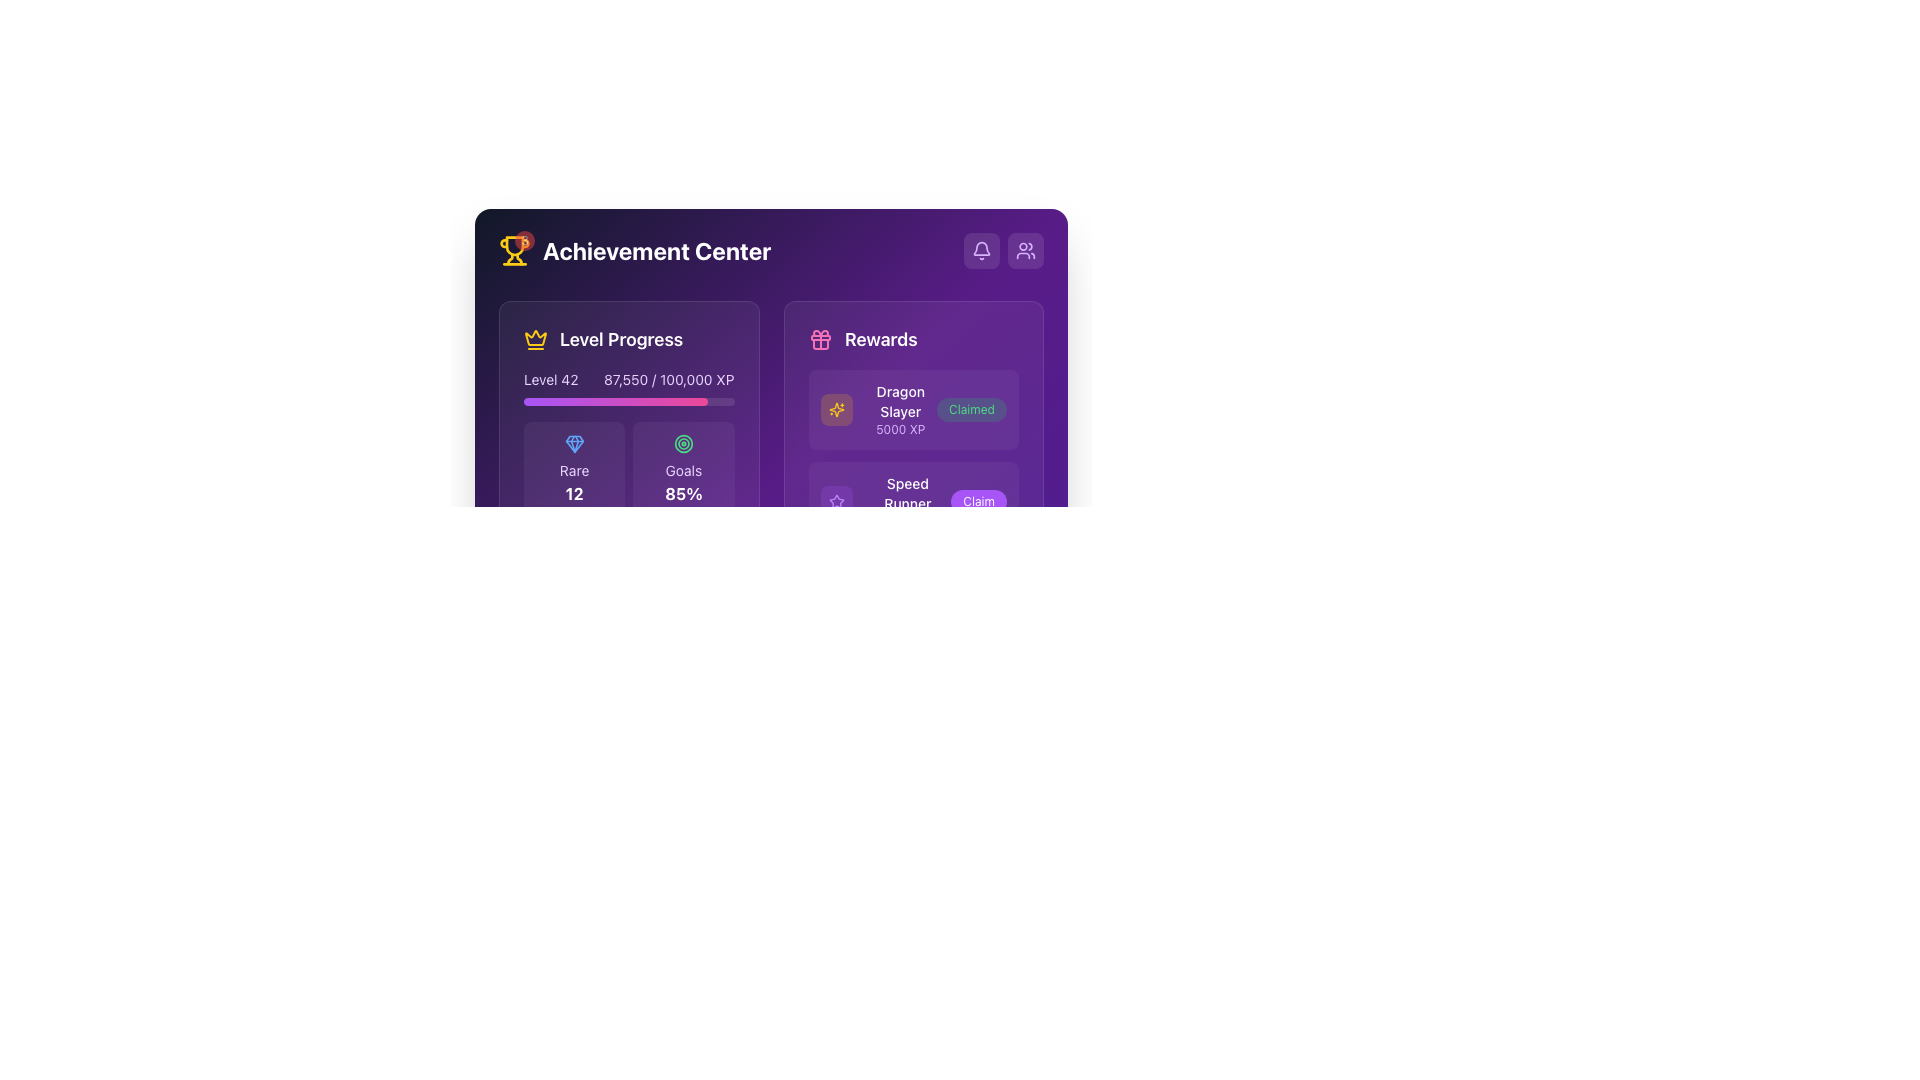 This screenshot has height=1080, width=1920. I want to click on the Text Label displaying 'Dragon Slayer' and '5000 XP' in the Rewards section, which has a purple background, so click(899, 408).